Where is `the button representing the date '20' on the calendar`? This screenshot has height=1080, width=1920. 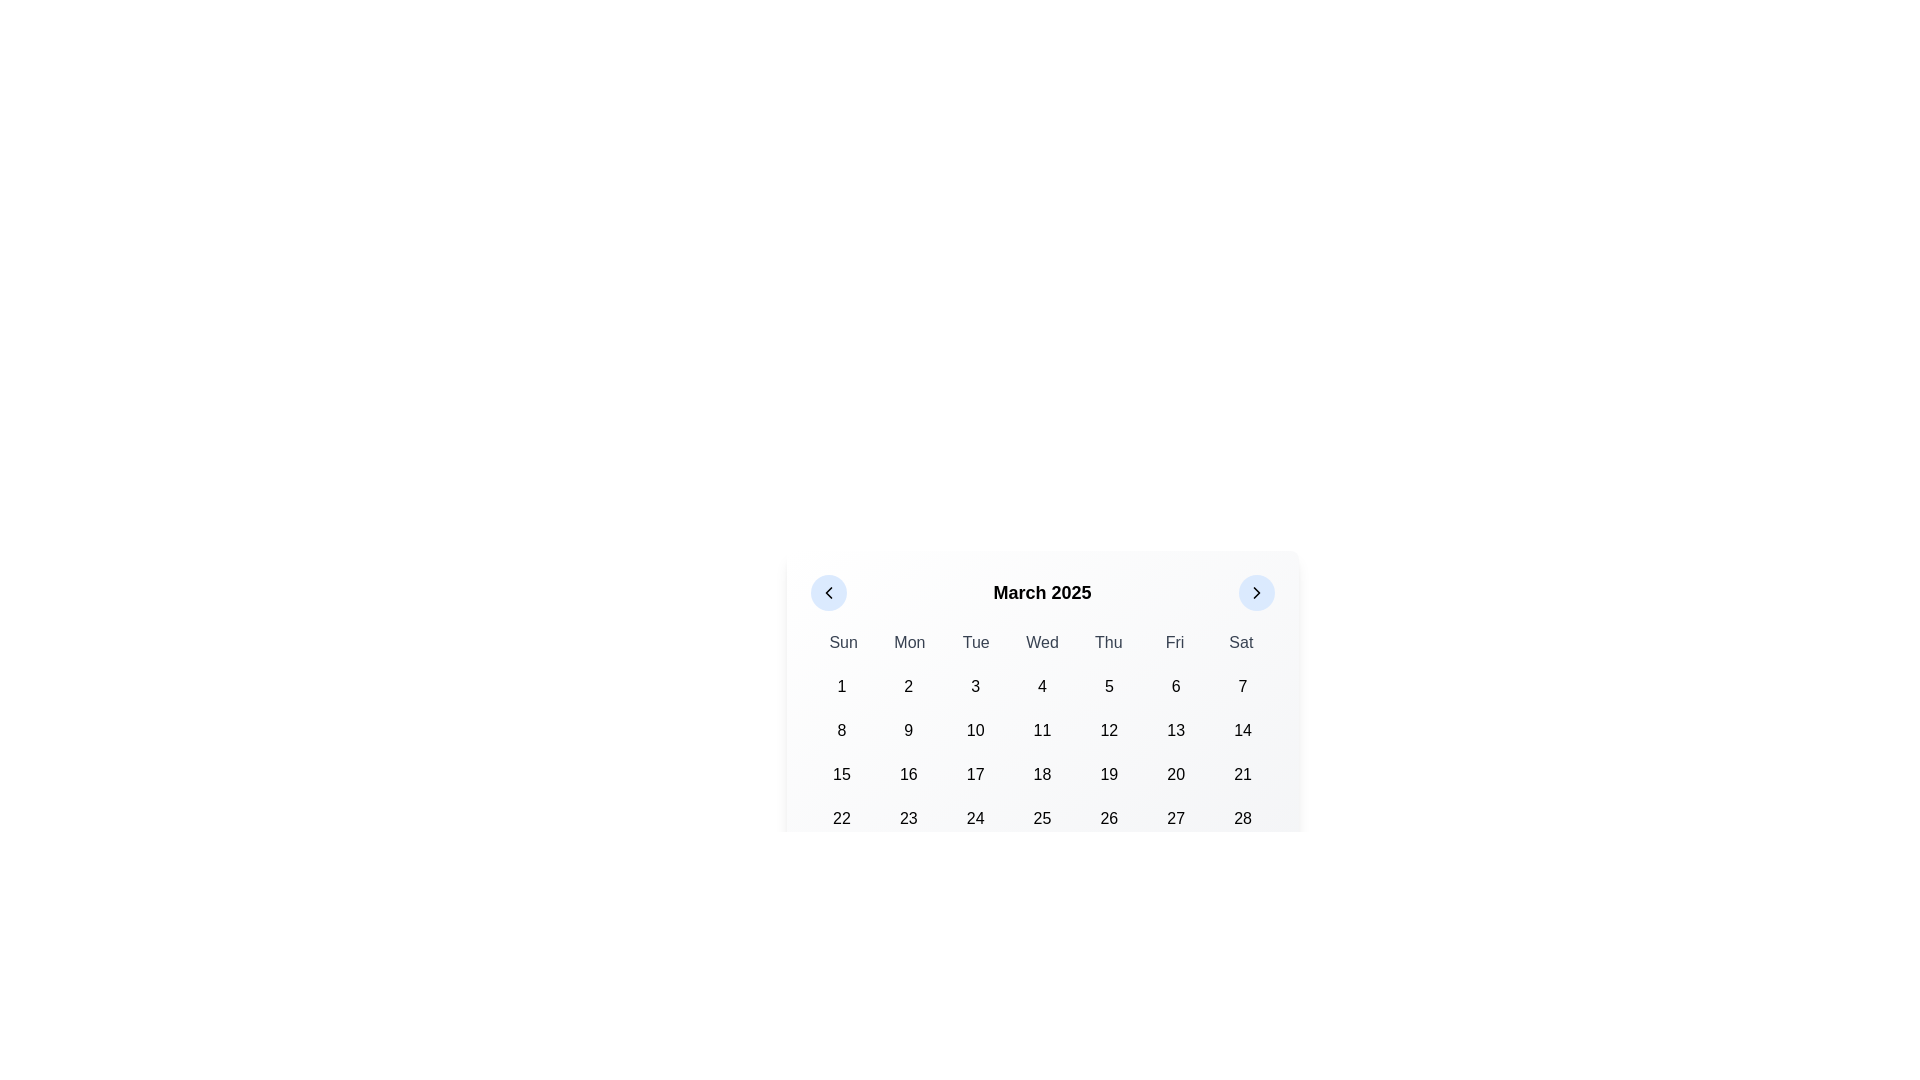
the button representing the date '20' on the calendar is located at coordinates (1176, 774).